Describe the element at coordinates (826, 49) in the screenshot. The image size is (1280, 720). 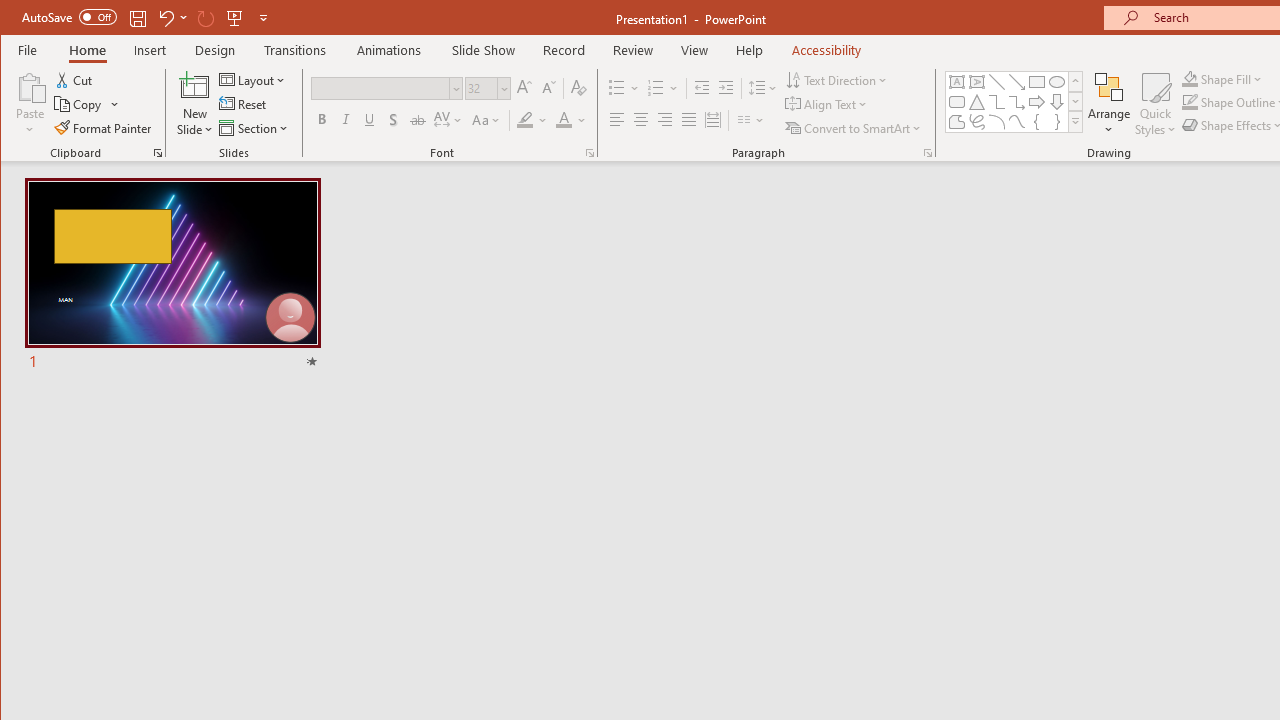
I see `'Accessibility'` at that location.